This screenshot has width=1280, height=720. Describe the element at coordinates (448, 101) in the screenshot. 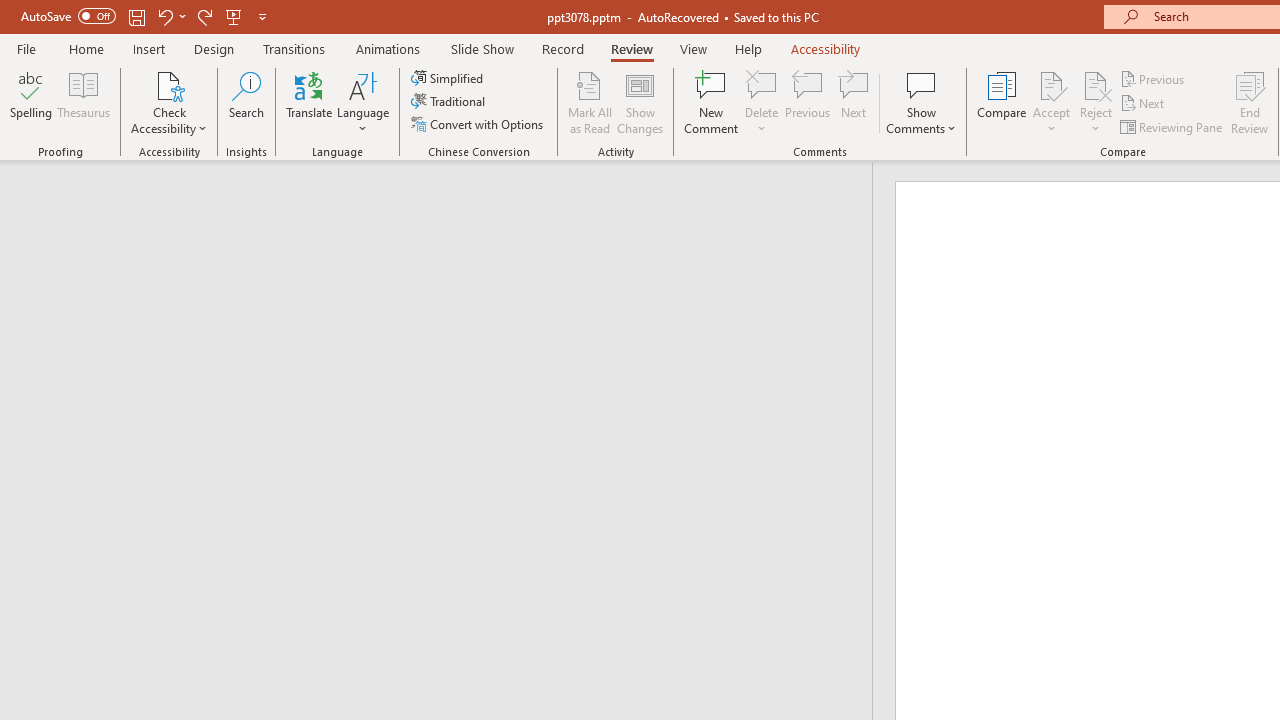

I see `'Traditional'` at that location.